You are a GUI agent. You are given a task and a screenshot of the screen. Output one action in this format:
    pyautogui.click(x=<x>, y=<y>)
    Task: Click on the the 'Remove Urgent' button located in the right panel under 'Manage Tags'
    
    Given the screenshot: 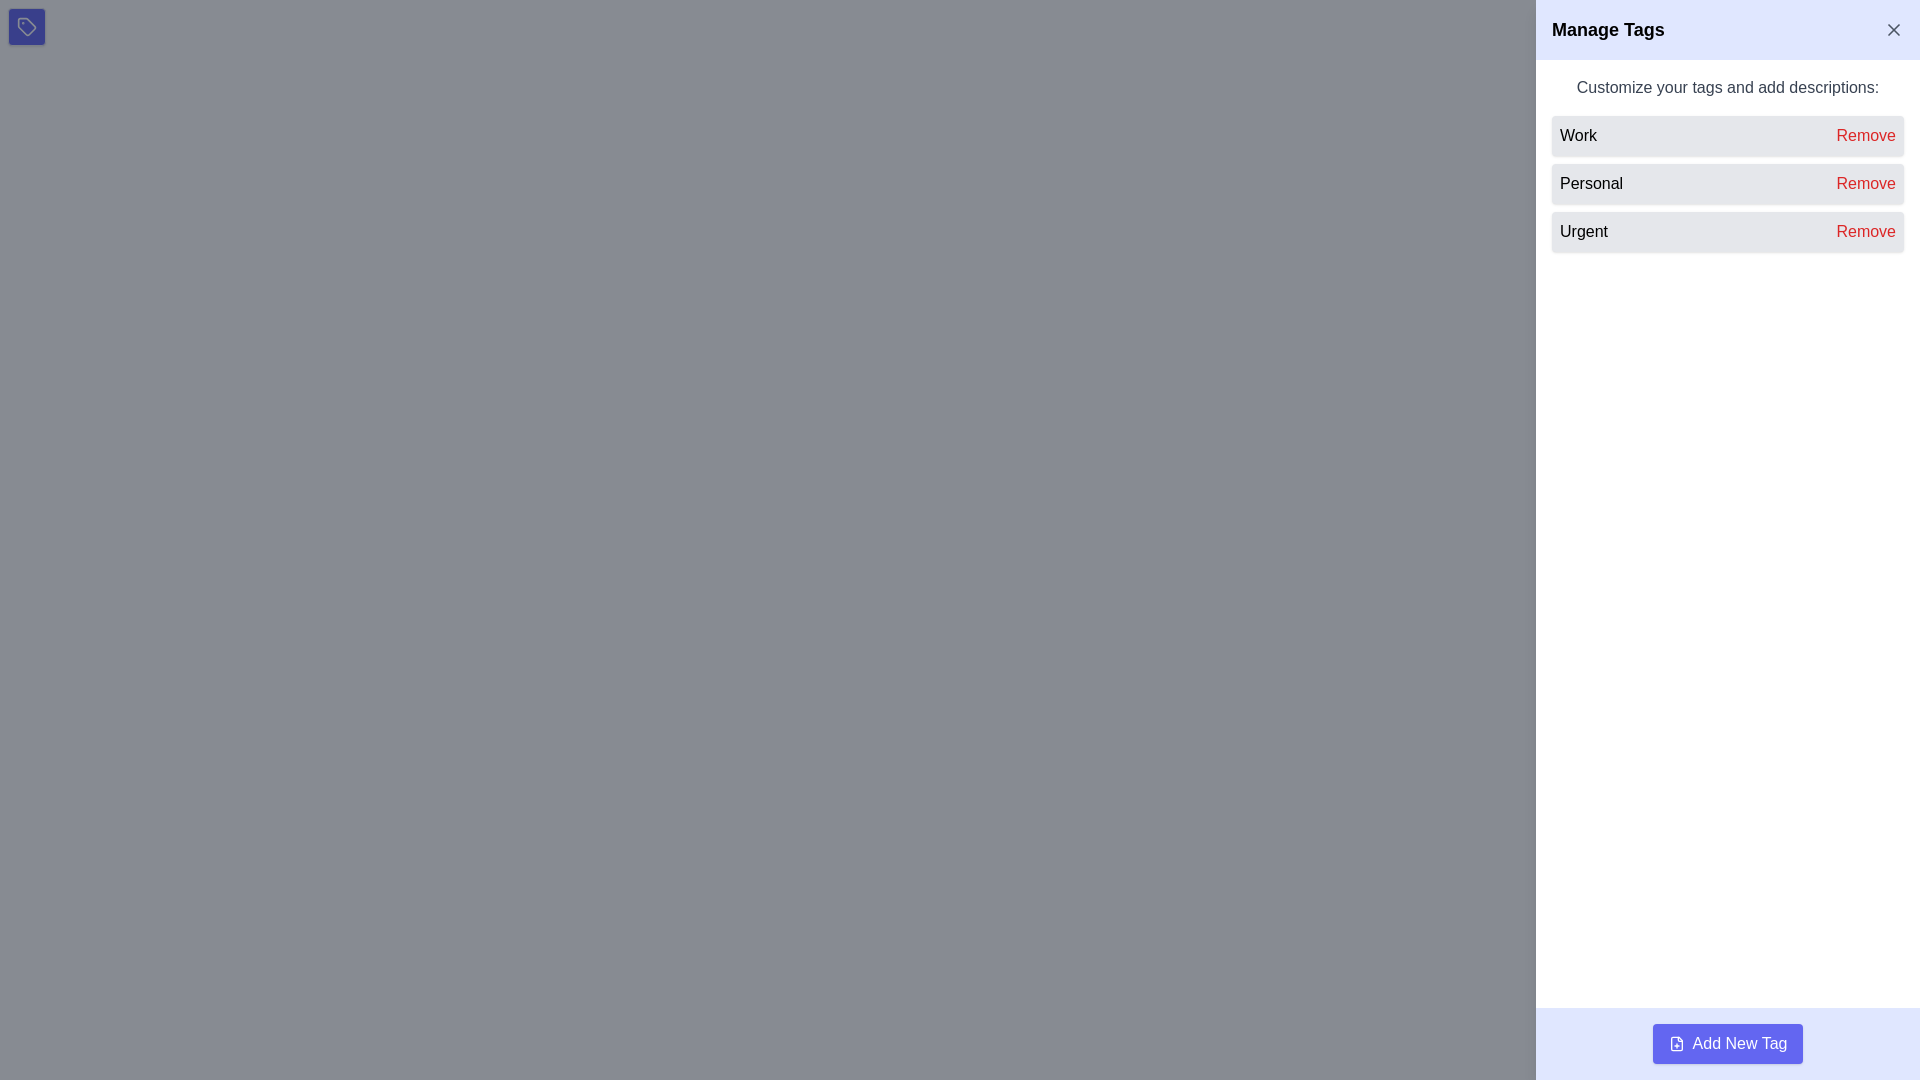 What is the action you would take?
    pyautogui.click(x=1865, y=230)
    